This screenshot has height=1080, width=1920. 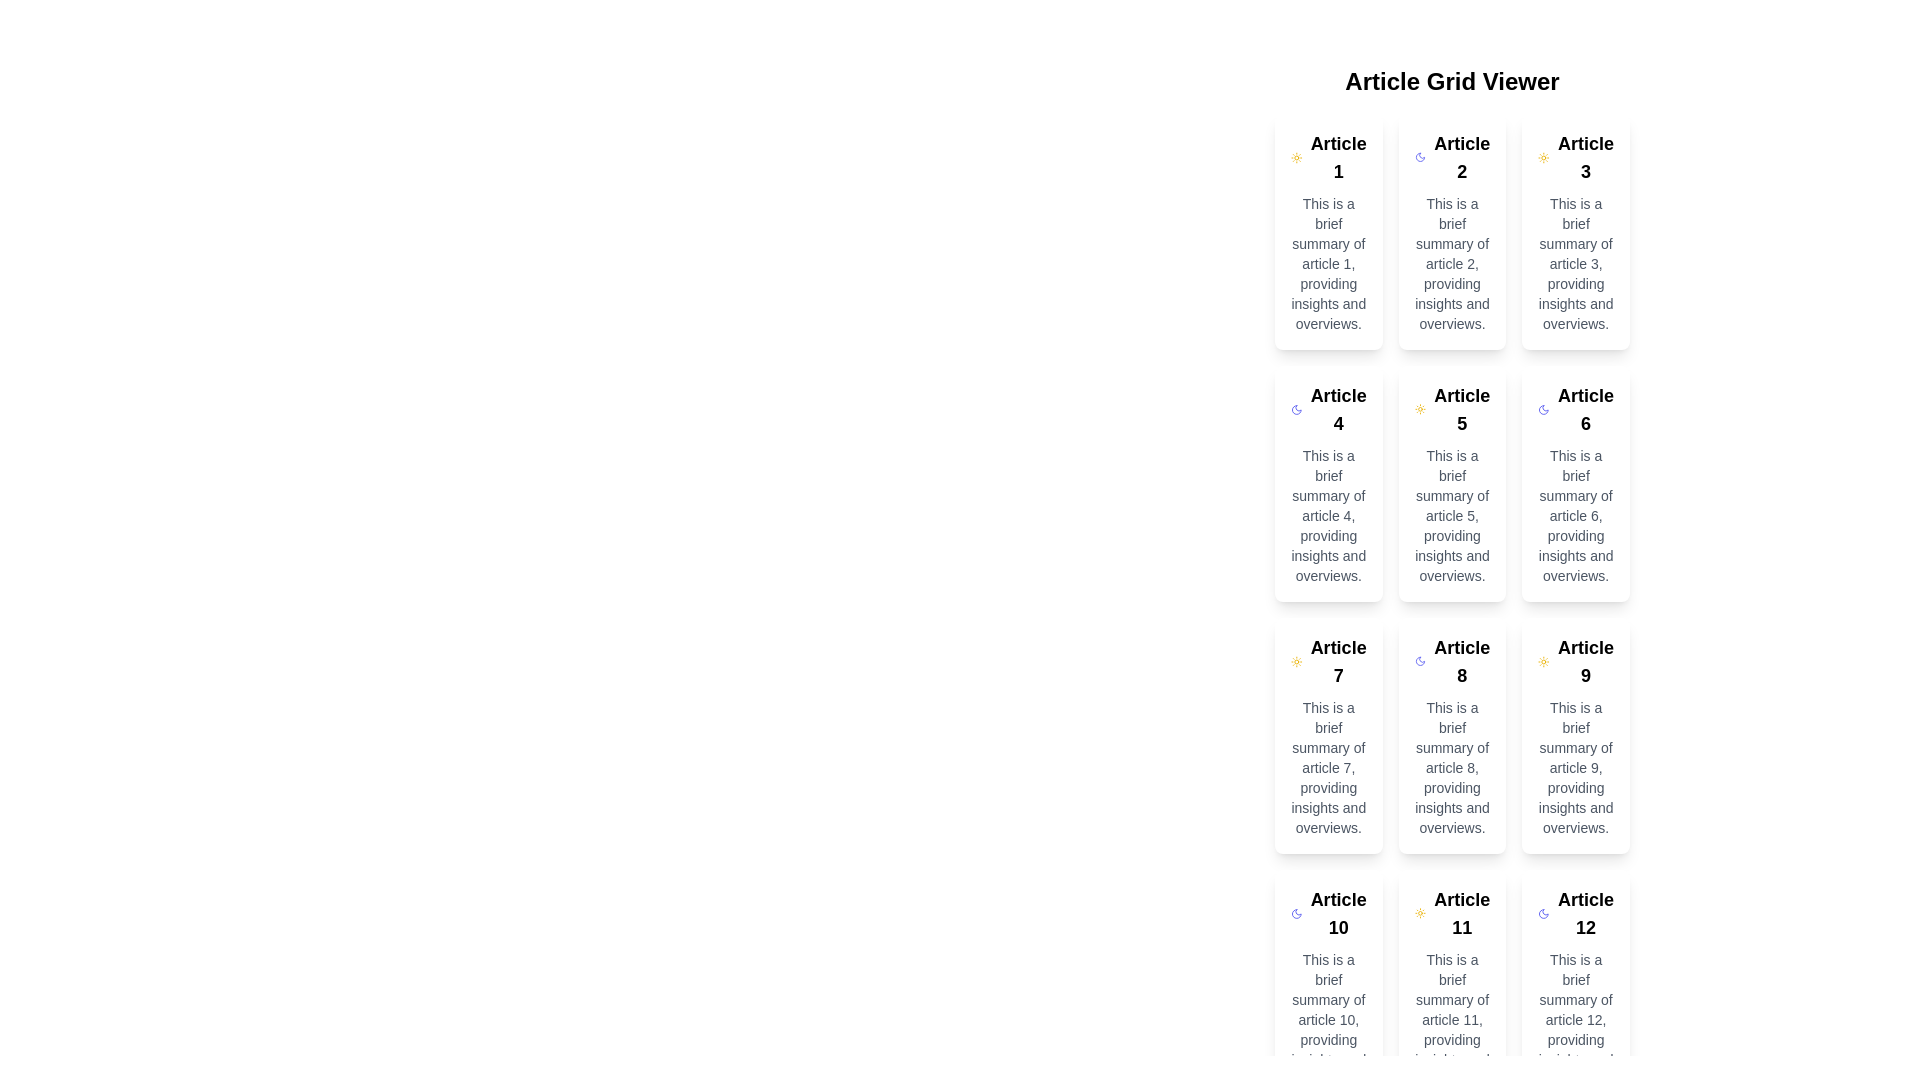 I want to click on the title text of the first article in the grid, so click(x=1328, y=157).